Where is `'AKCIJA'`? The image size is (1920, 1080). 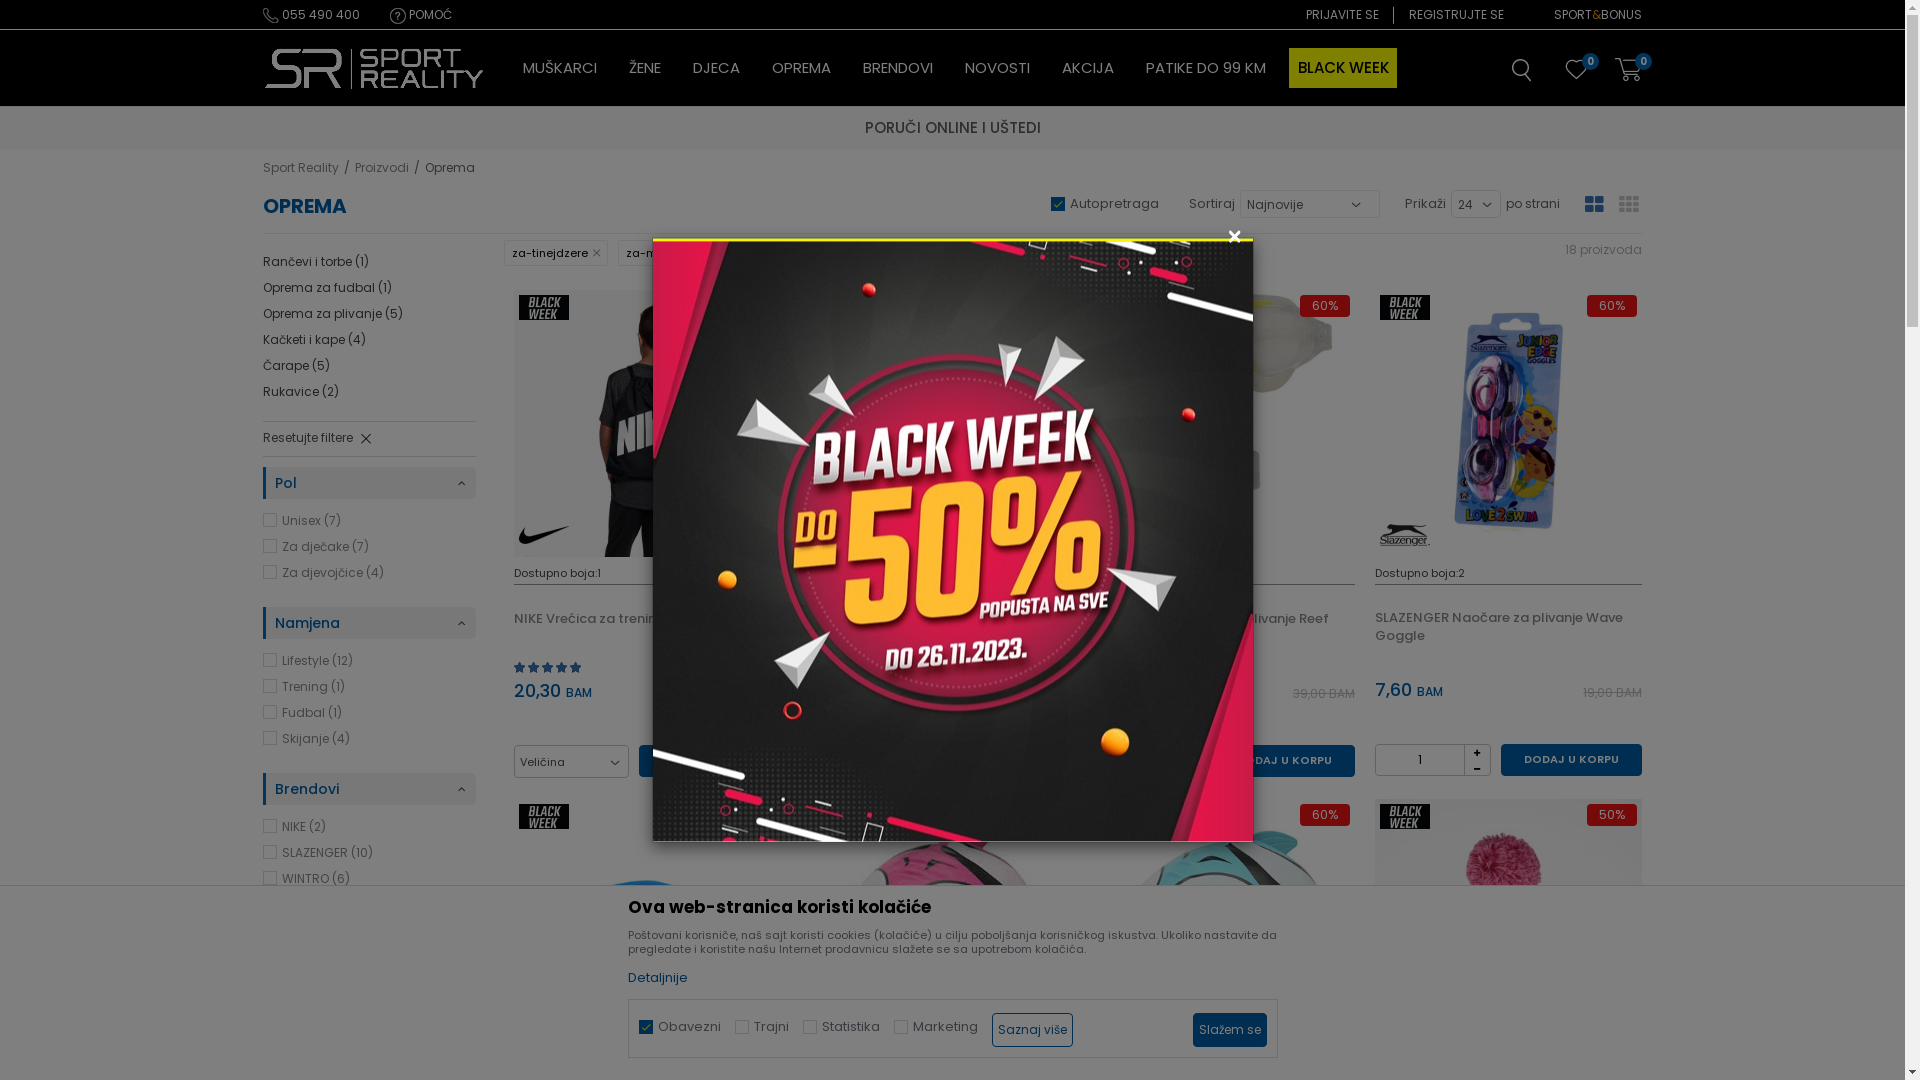
'AKCIJA' is located at coordinates (1087, 67).